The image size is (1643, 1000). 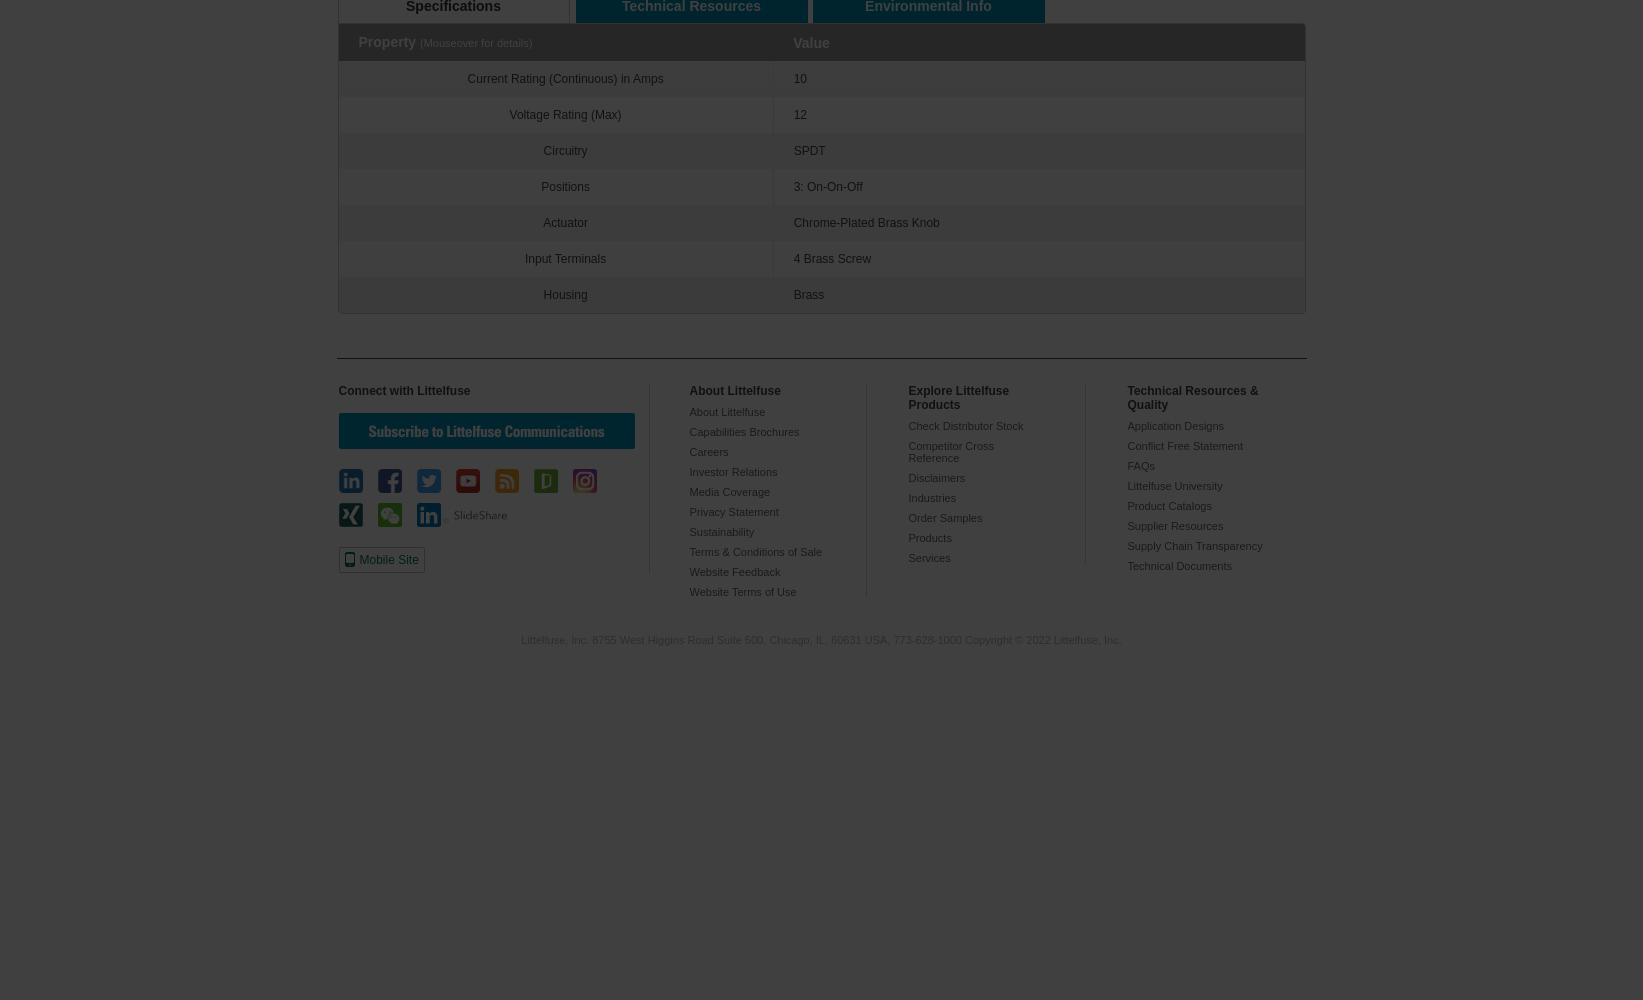 What do you see at coordinates (928, 558) in the screenshot?
I see `'Services'` at bounding box center [928, 558].